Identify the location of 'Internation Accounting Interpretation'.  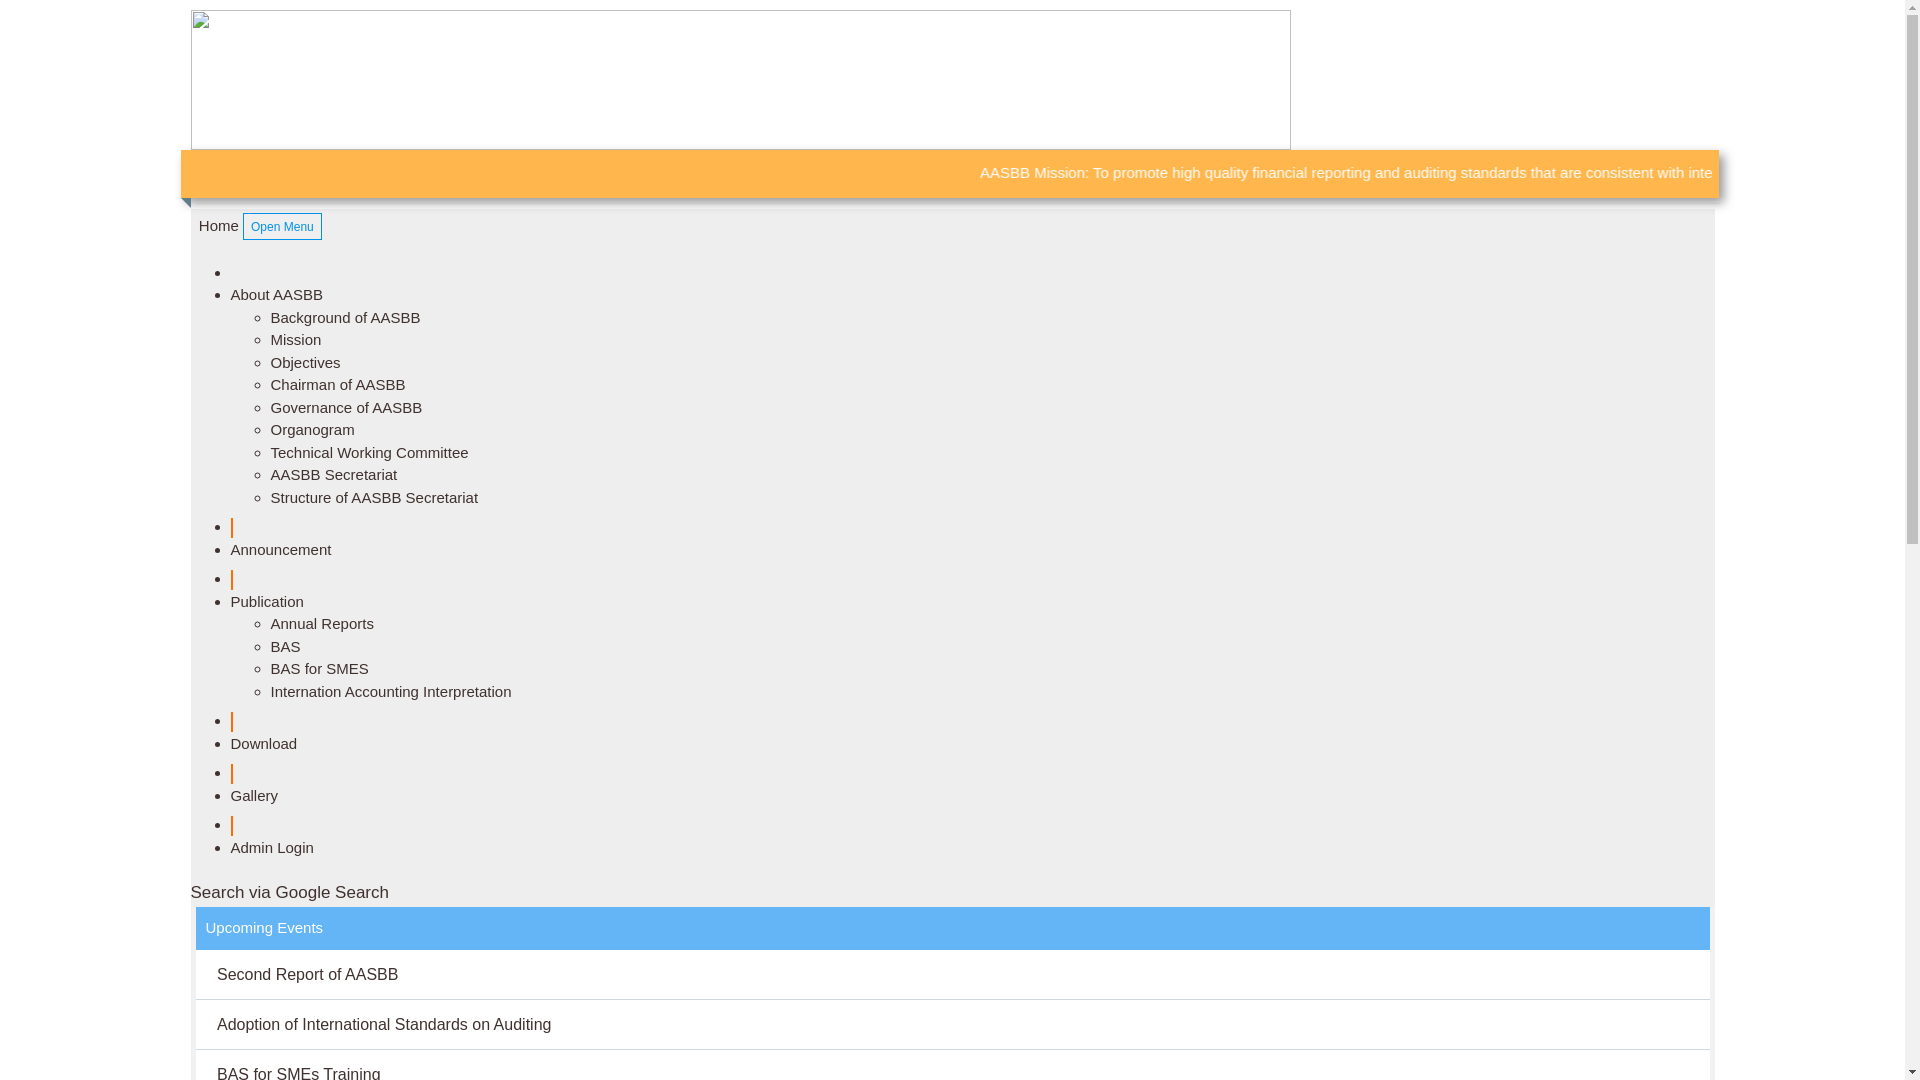
(390, 689).